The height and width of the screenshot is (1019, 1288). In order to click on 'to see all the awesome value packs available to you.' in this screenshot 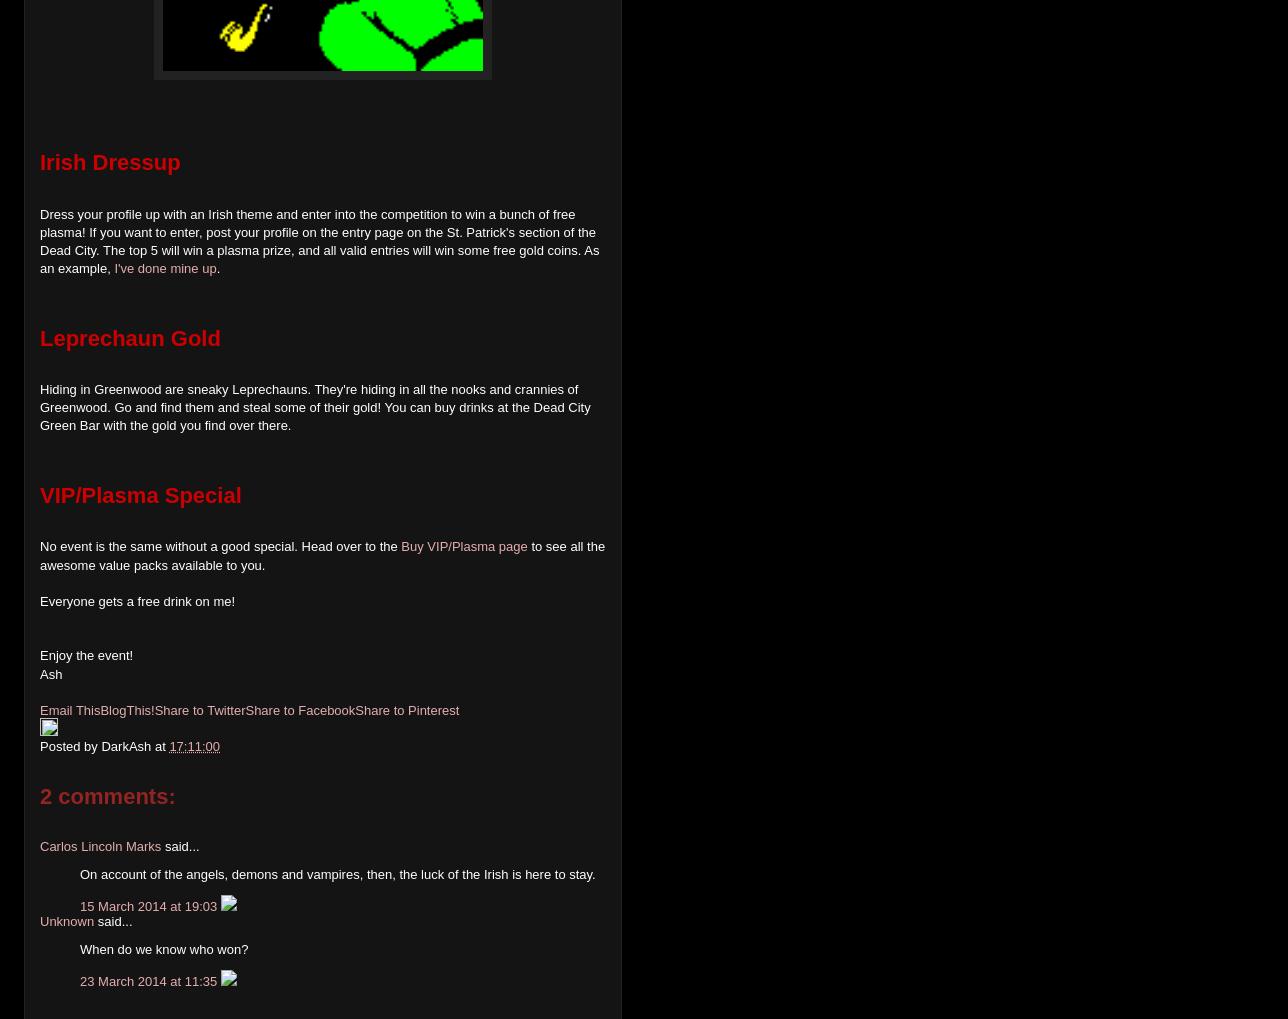, I will do `click(322, 555)`.